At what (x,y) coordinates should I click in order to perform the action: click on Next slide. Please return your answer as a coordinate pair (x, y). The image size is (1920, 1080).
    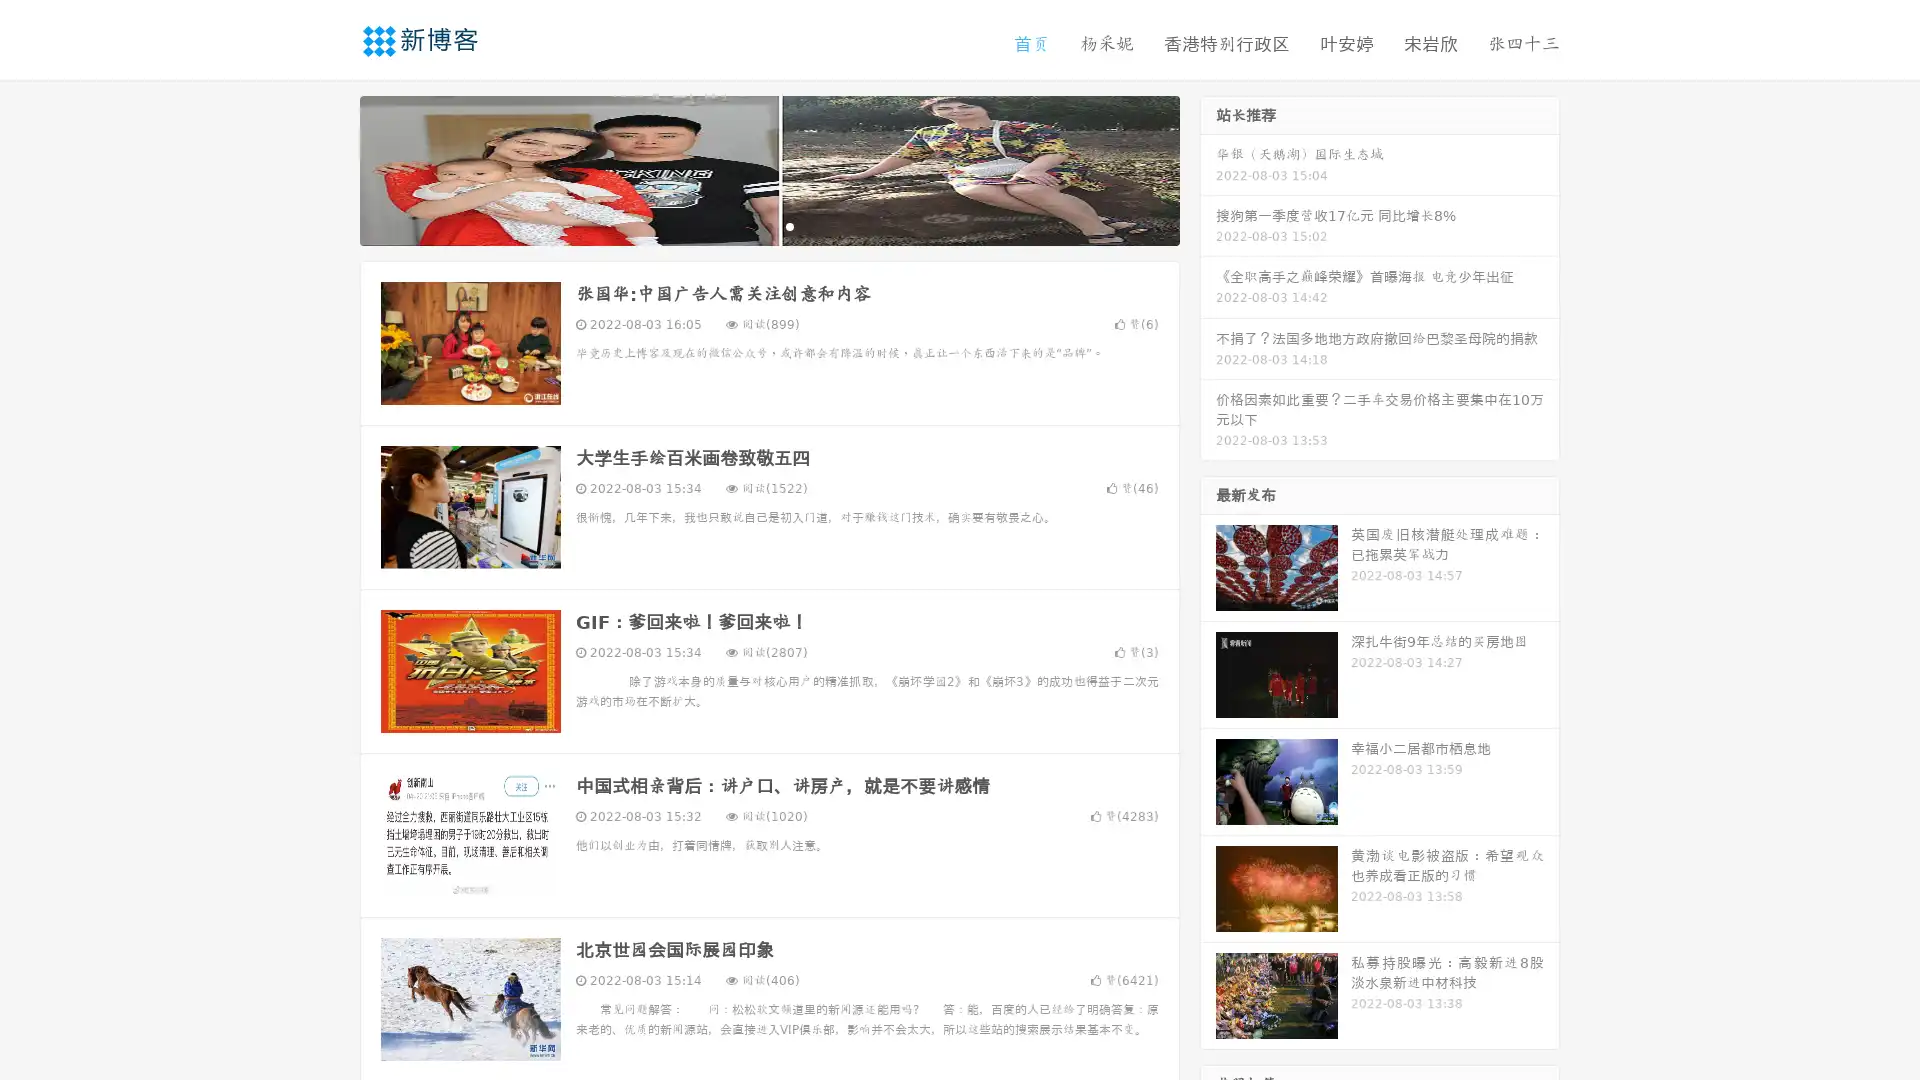
    Looking at the image, I should click on (1208, 168).